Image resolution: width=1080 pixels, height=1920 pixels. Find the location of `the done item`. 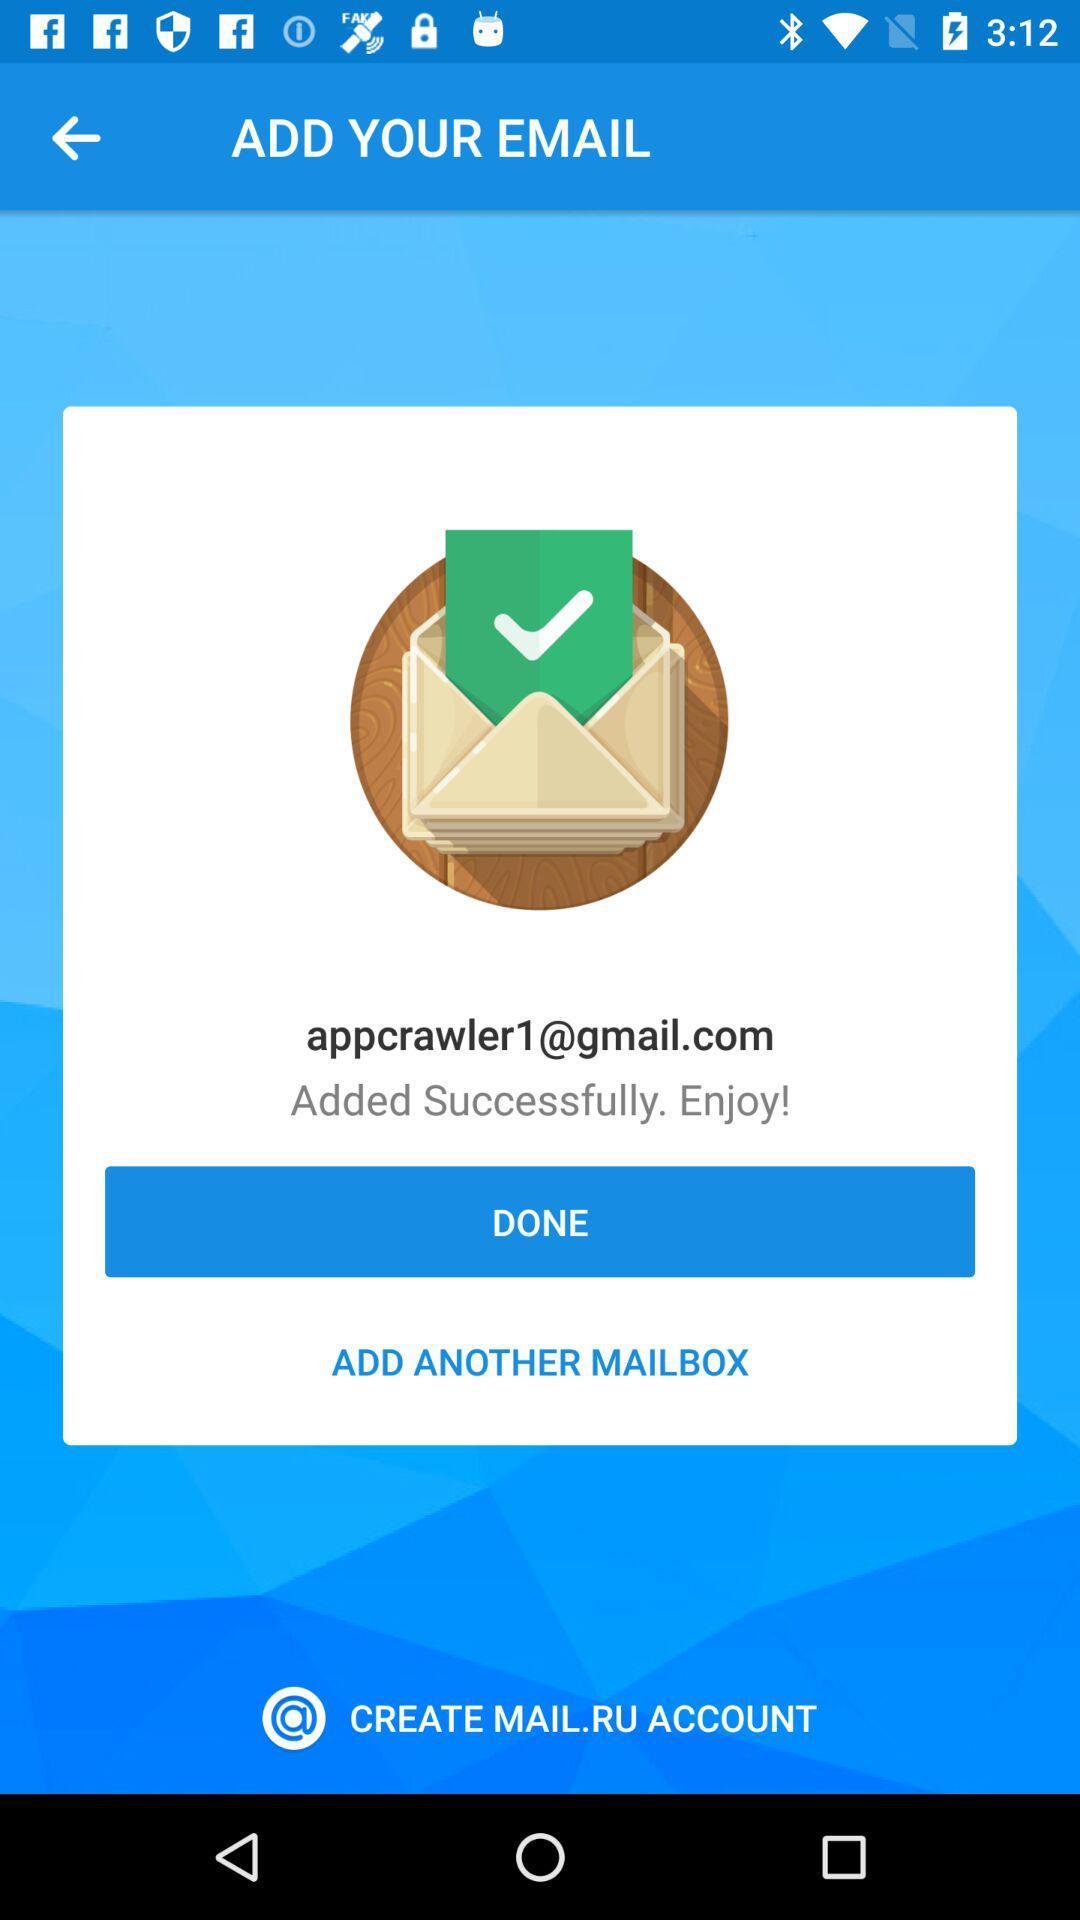

the done item is located at coordinates (540, 1220).